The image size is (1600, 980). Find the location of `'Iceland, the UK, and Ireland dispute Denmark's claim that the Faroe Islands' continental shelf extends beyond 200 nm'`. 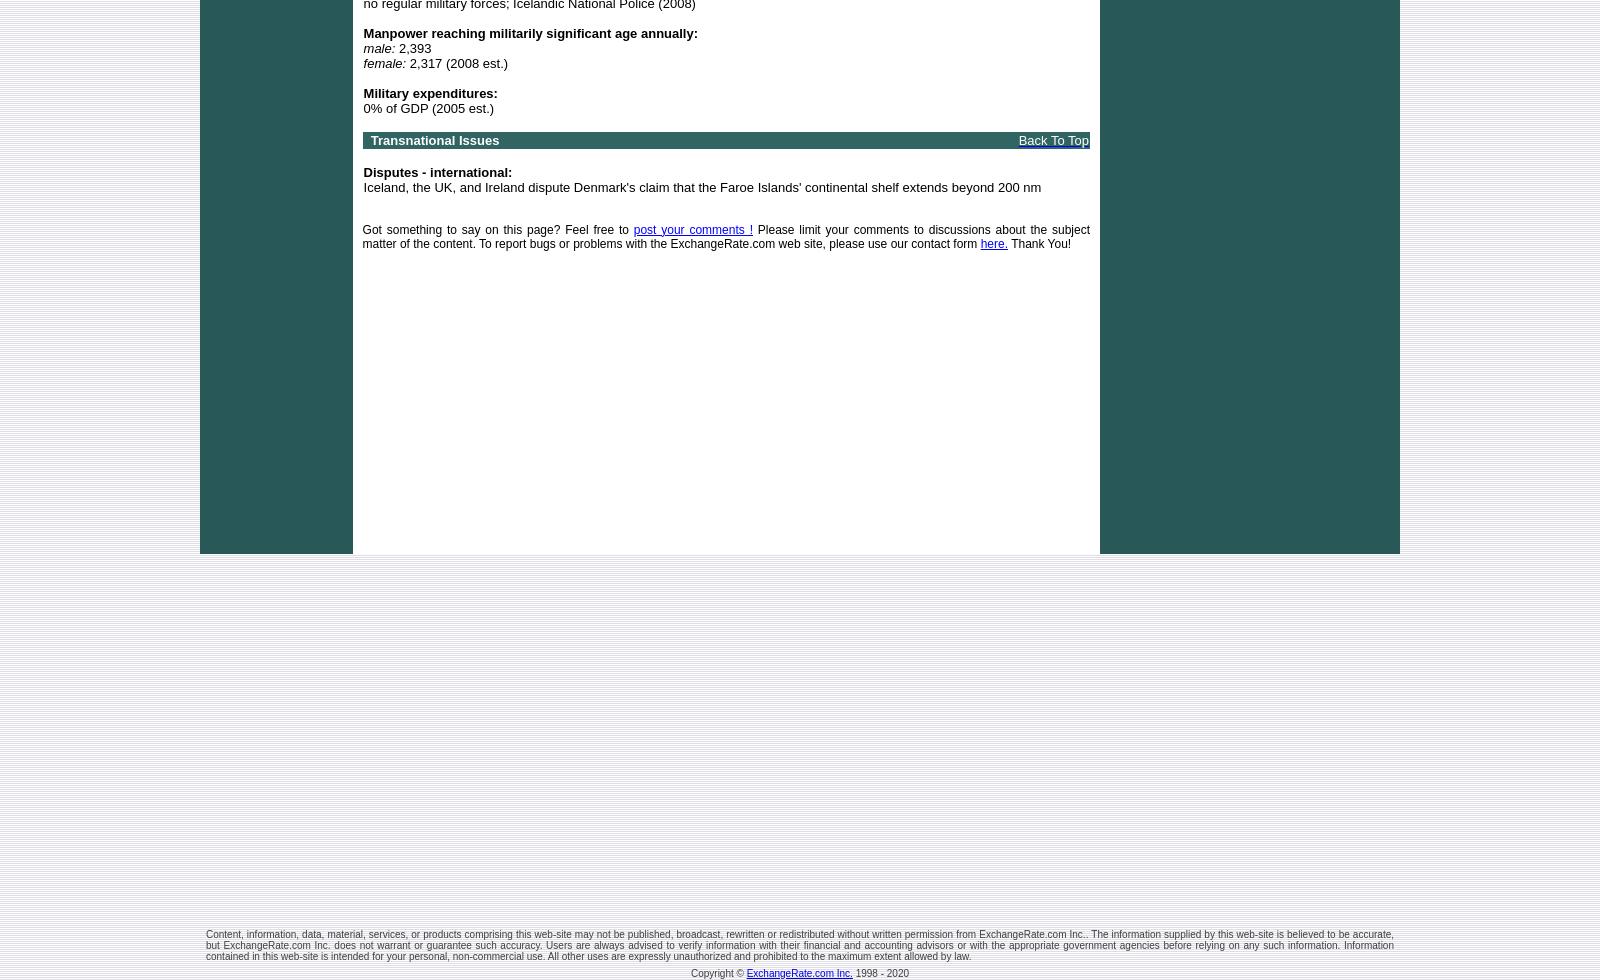

'Iceland, the UK, and Ireland dispute Denmark's claim that the Faroe Islands' continental shelf extends beyond 200 nm' is located at coordinates (701, 186).